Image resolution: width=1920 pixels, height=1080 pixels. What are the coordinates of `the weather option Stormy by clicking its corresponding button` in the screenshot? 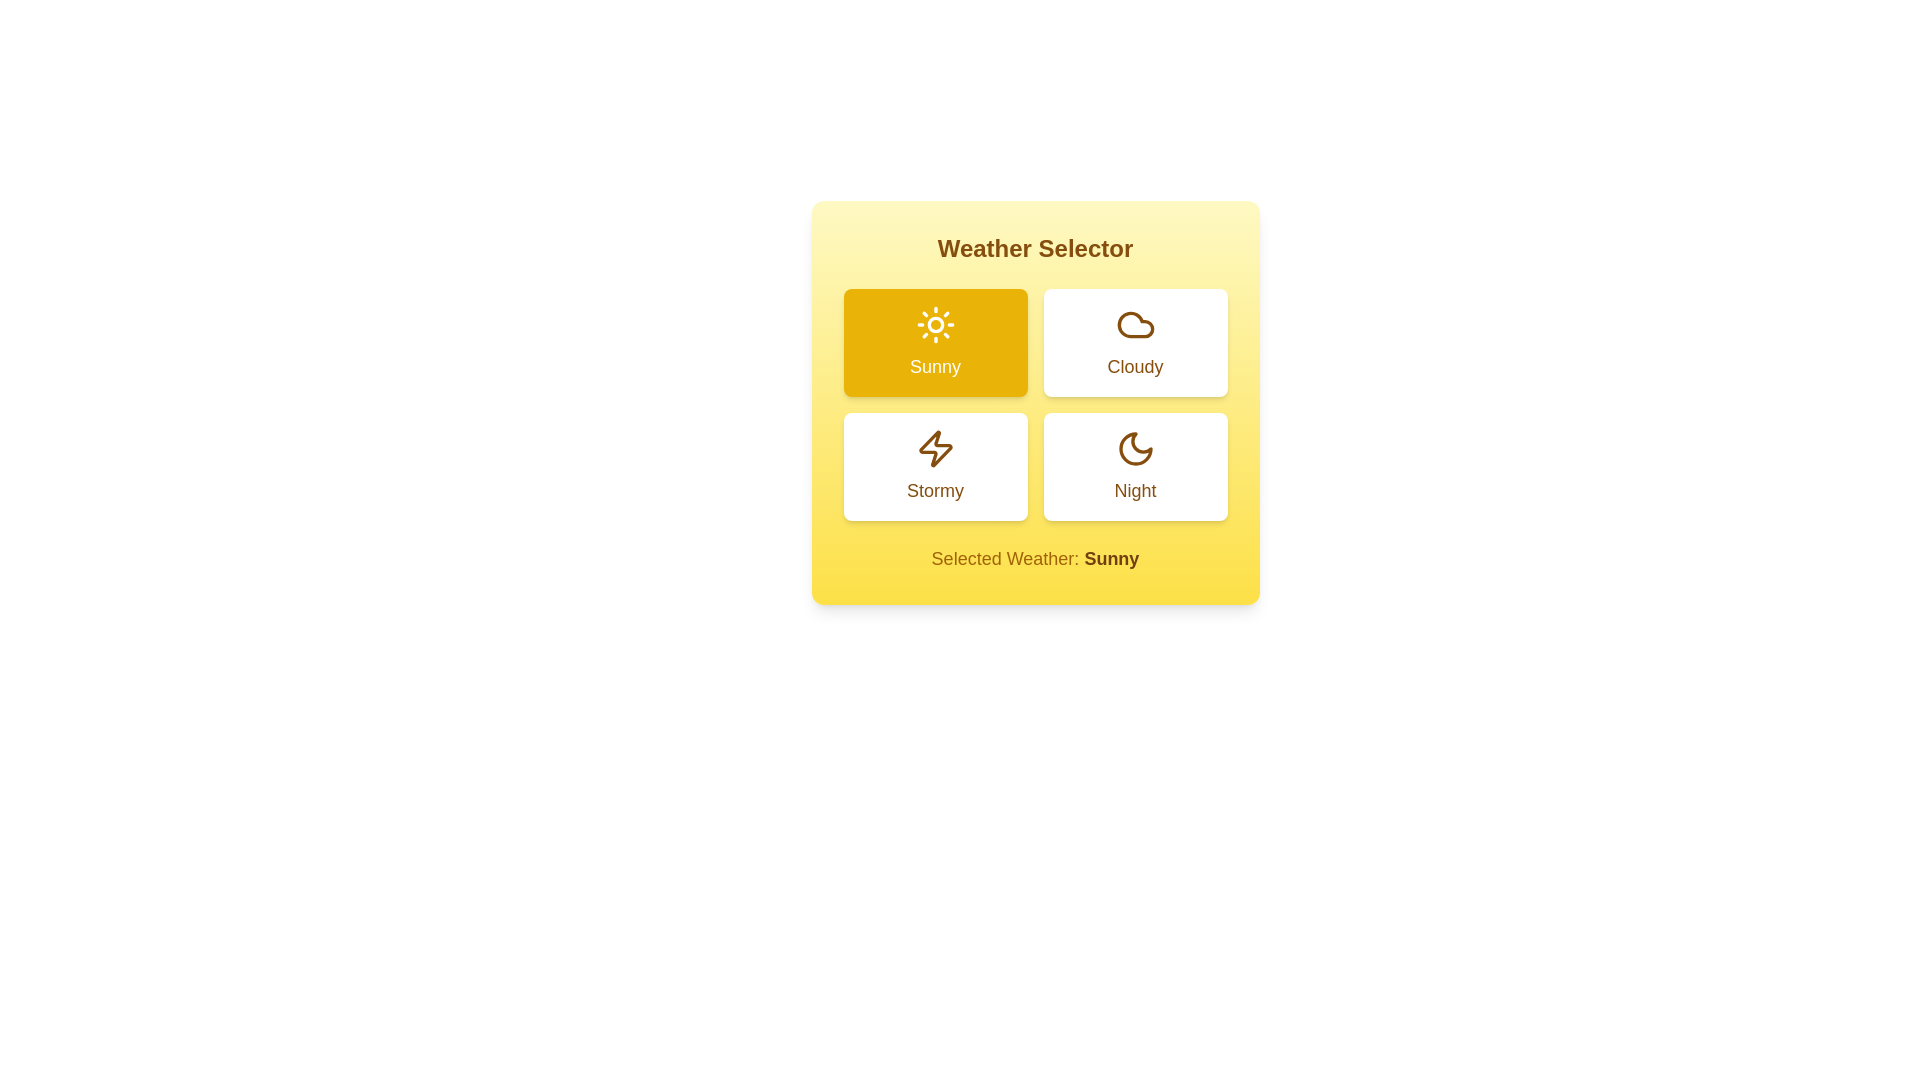 It's located at (934, 466).